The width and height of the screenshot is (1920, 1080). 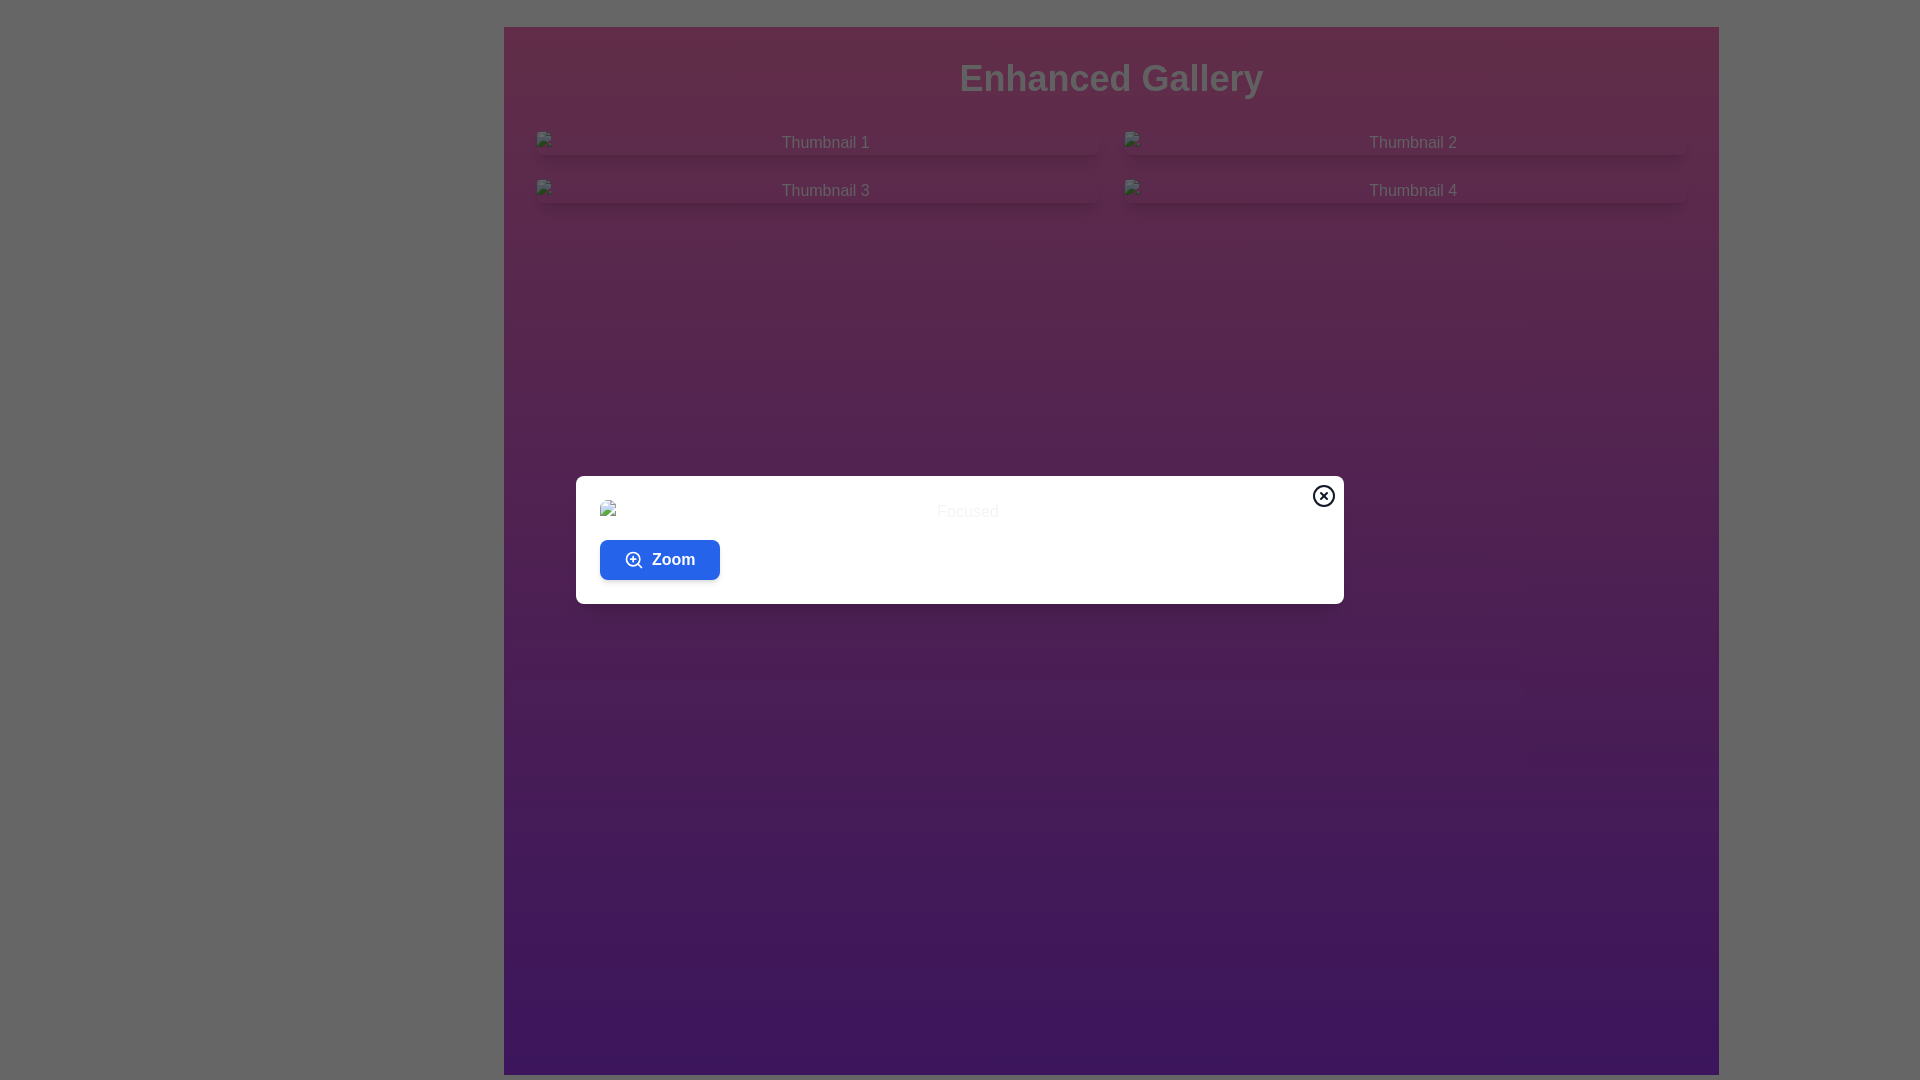 What do you see at coordinates (817, 191) in the screenshot?
I see `the third thumbnail item in the gallery, which is located in the second row and first column of the grid` at bounding box center [817, 191].